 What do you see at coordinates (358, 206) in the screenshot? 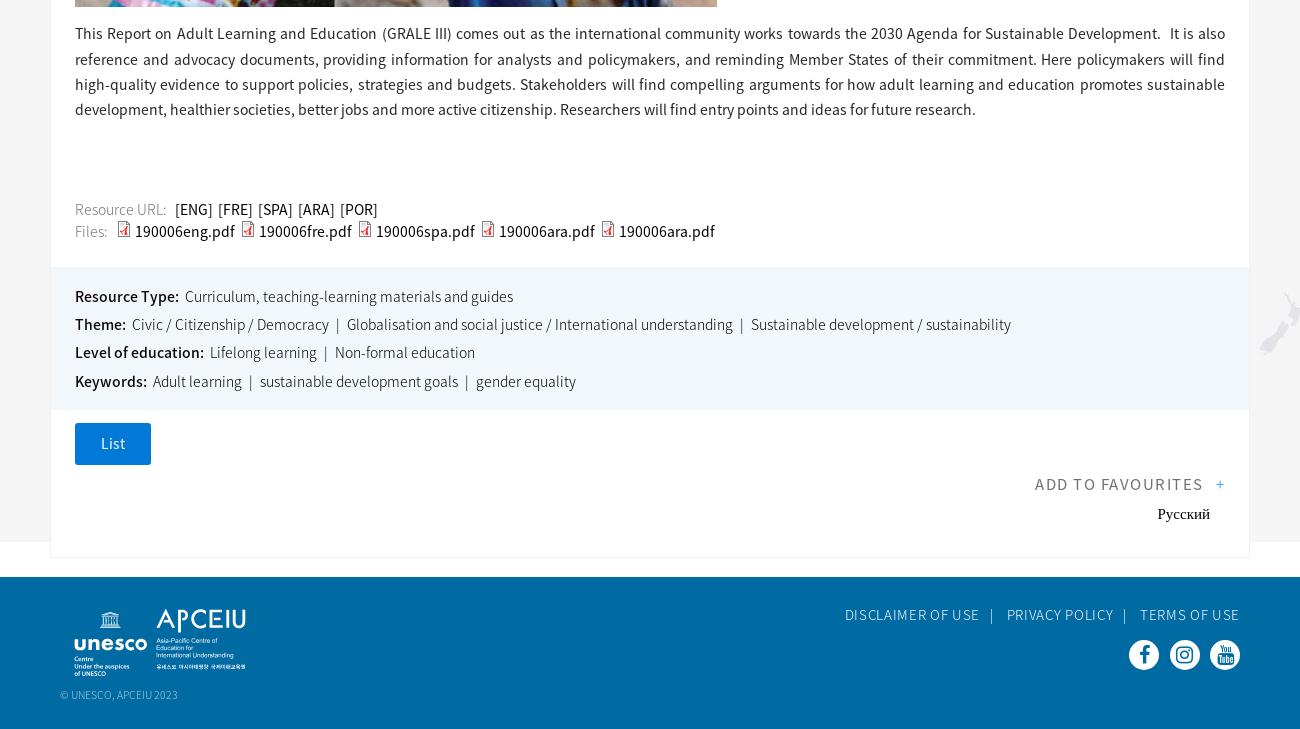
I see `'[POR]'` at bounding box center [358, 206].